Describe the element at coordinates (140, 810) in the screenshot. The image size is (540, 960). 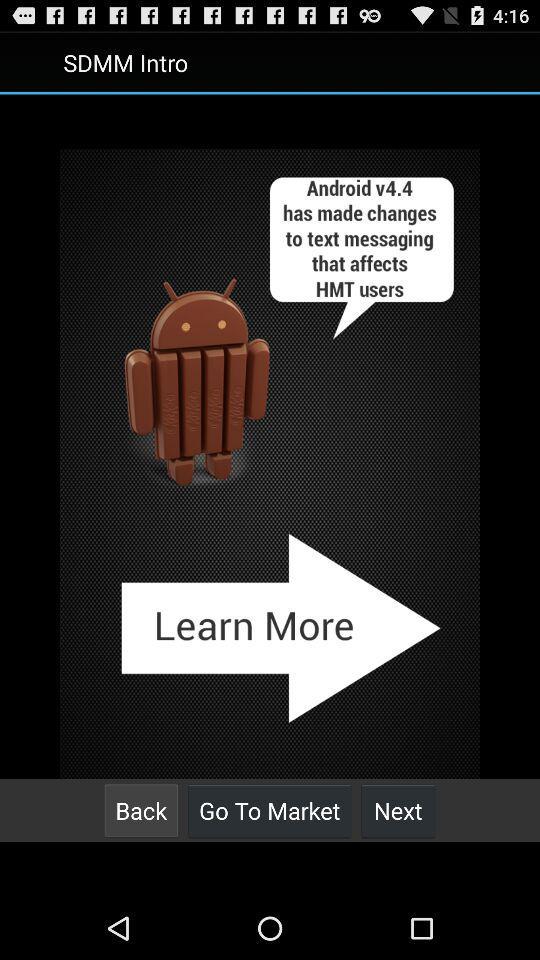
I see `back icon` at that location.